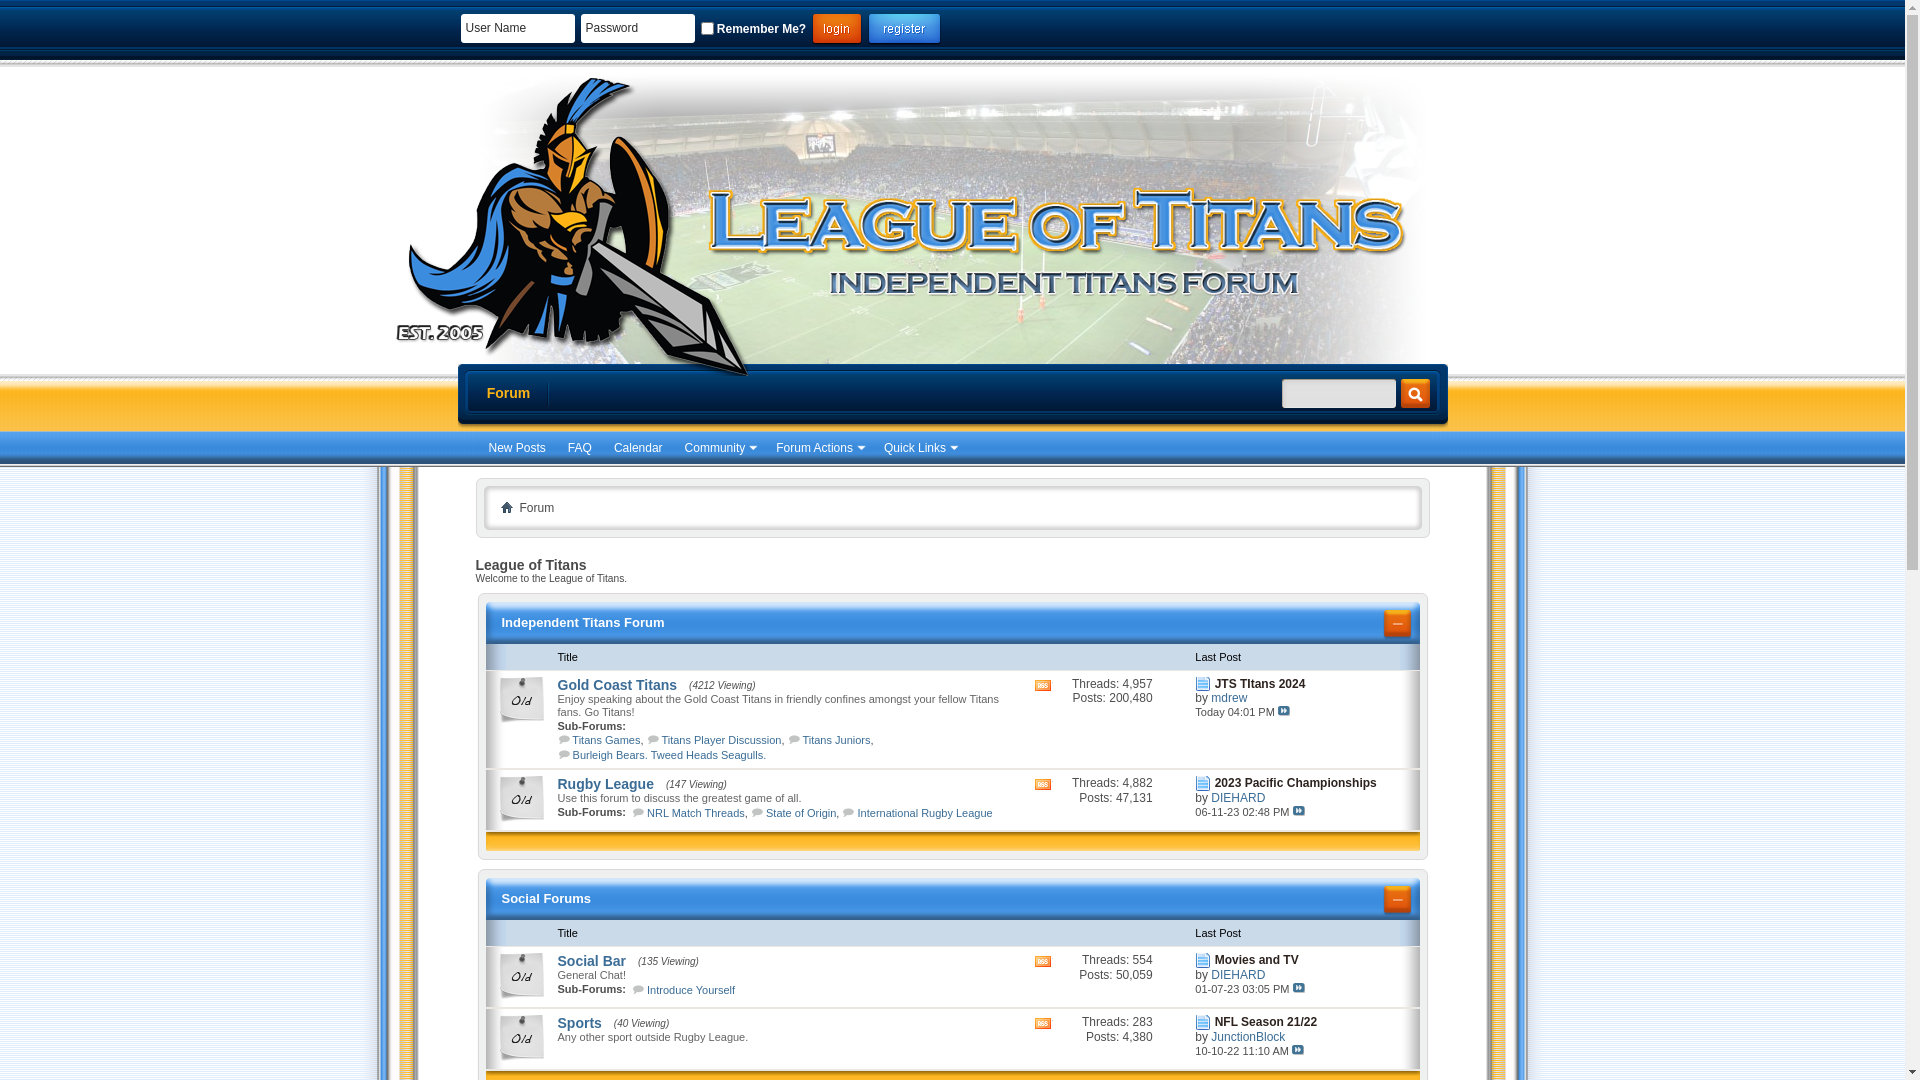  I want to click on 'Introduce Yourself', so click(691, 990).